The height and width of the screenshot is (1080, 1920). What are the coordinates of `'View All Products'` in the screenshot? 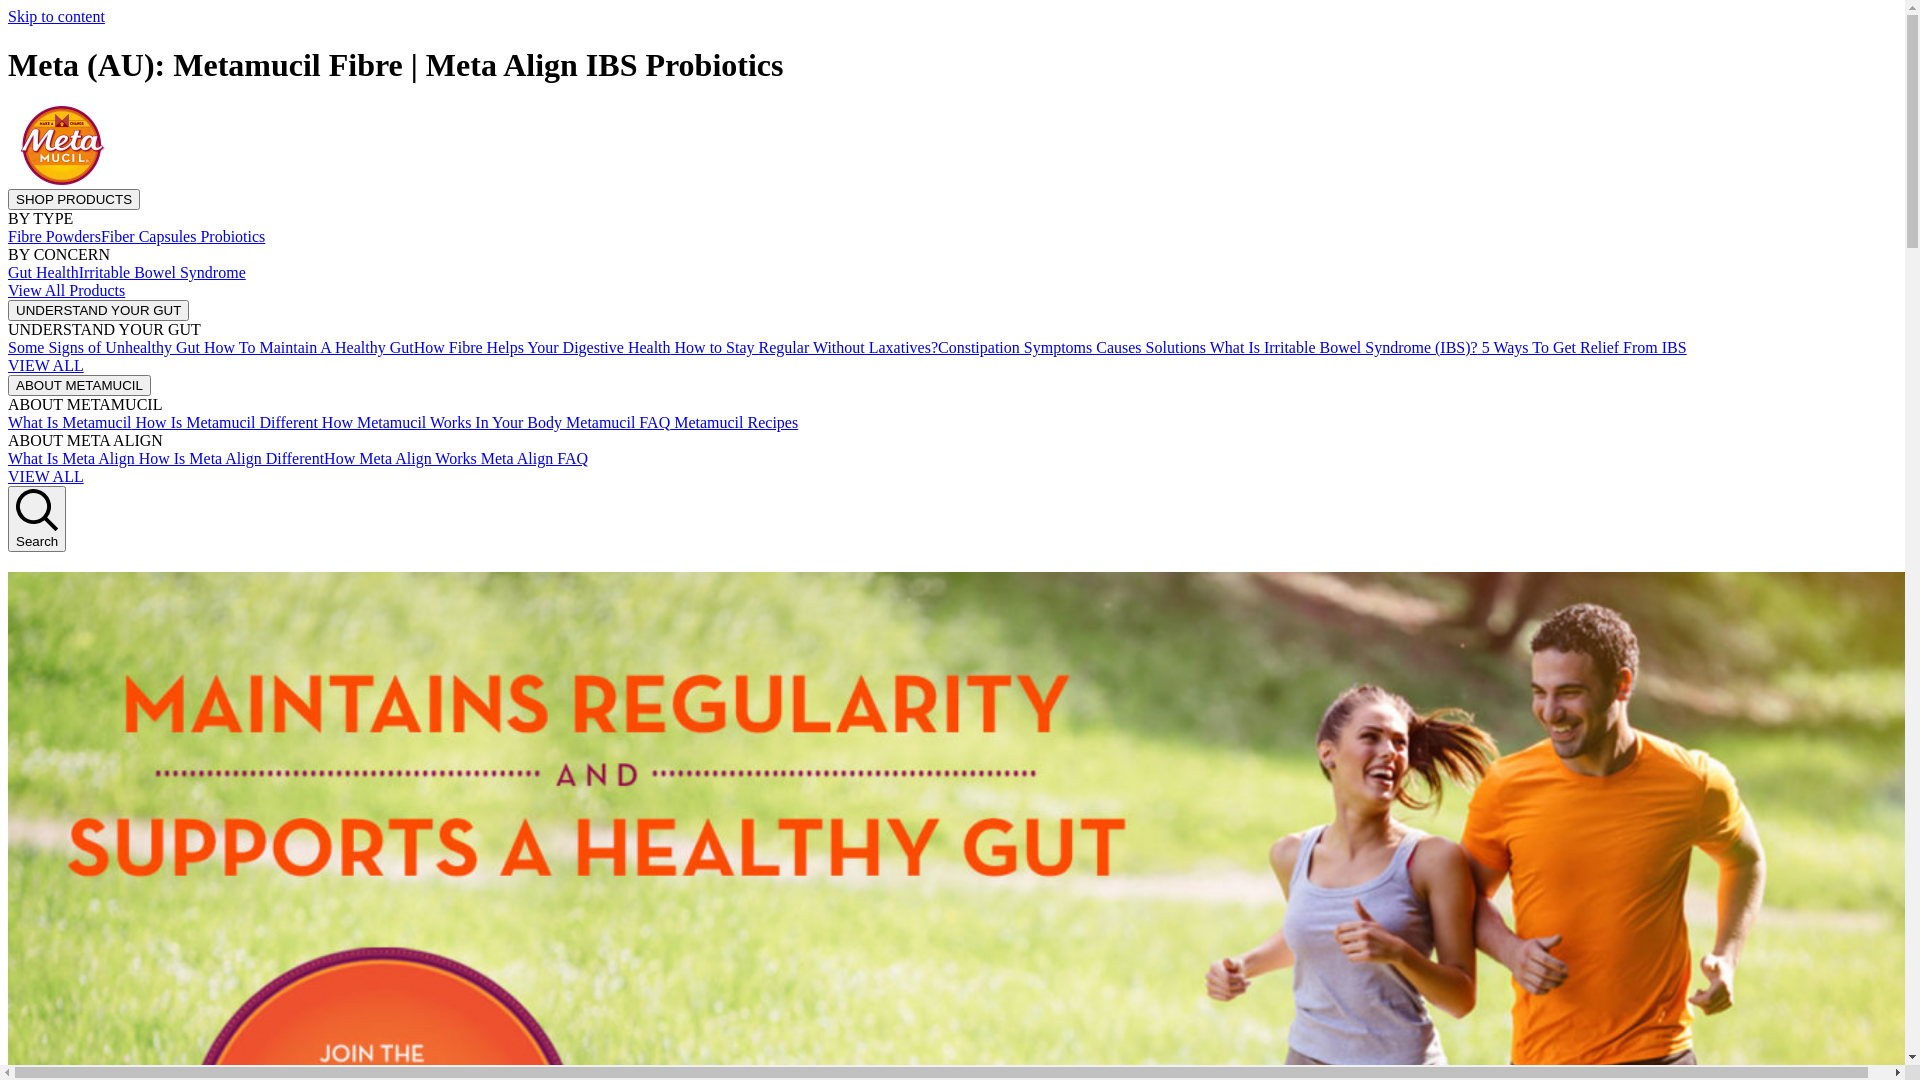 It's located at (66, 290).